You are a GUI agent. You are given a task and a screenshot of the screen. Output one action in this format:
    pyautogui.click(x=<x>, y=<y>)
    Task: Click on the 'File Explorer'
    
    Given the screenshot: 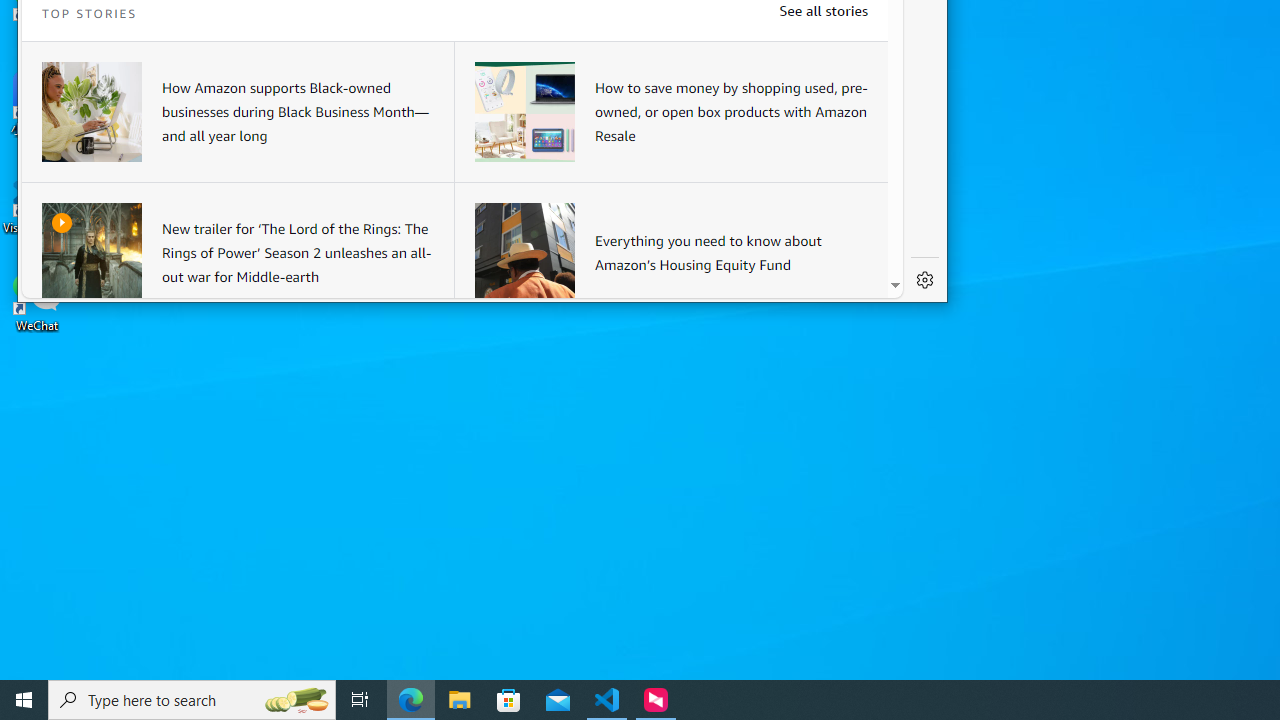 What is the action you would take?
    pyautogui.click(x=459, y=698)
    